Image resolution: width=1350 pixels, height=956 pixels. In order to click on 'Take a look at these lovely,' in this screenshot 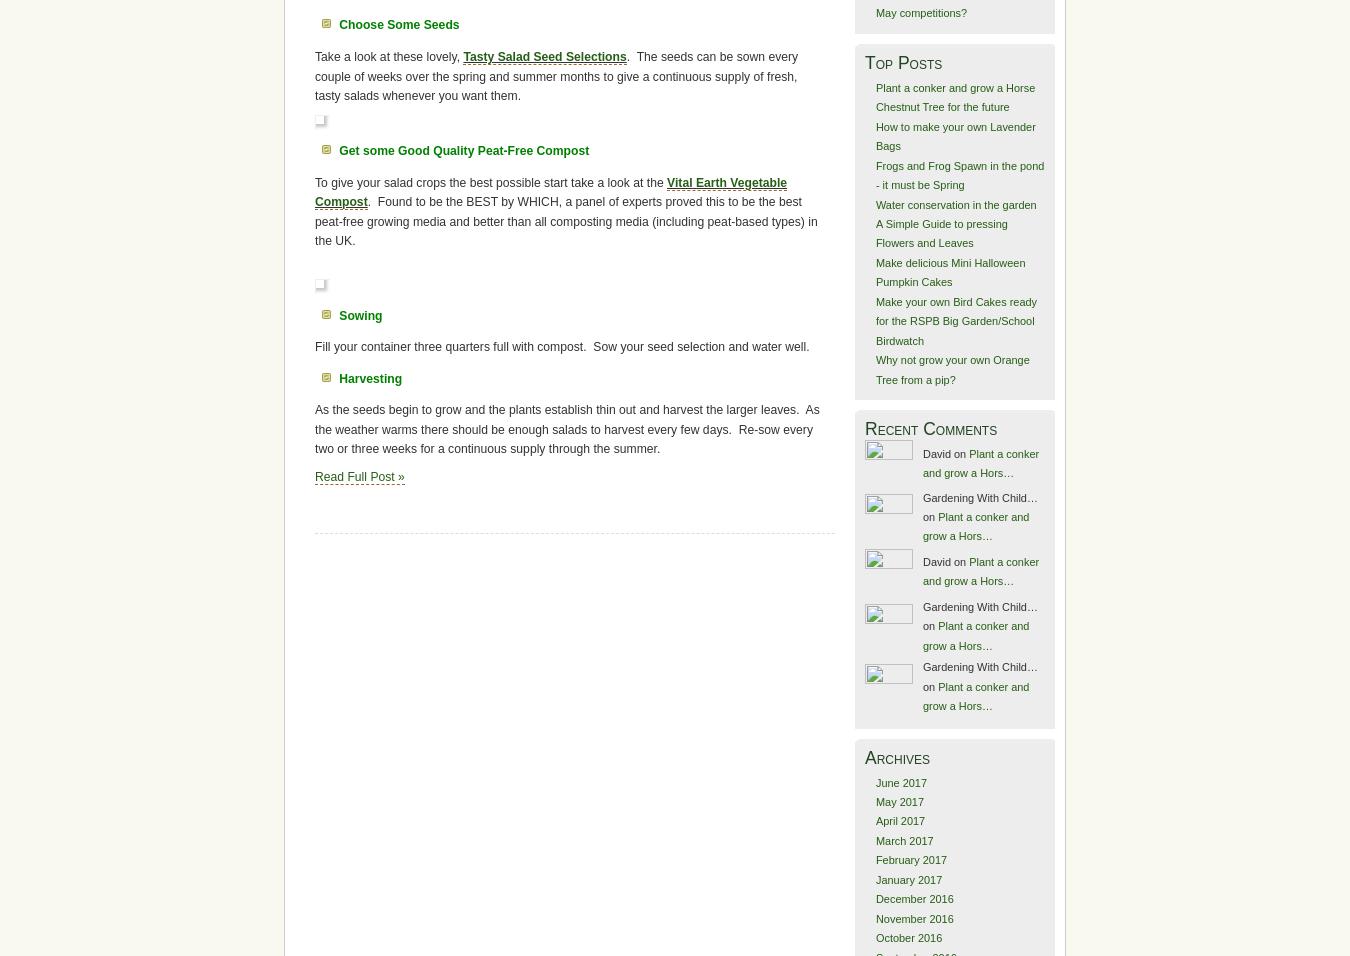, I will do `click(388, 55)`.